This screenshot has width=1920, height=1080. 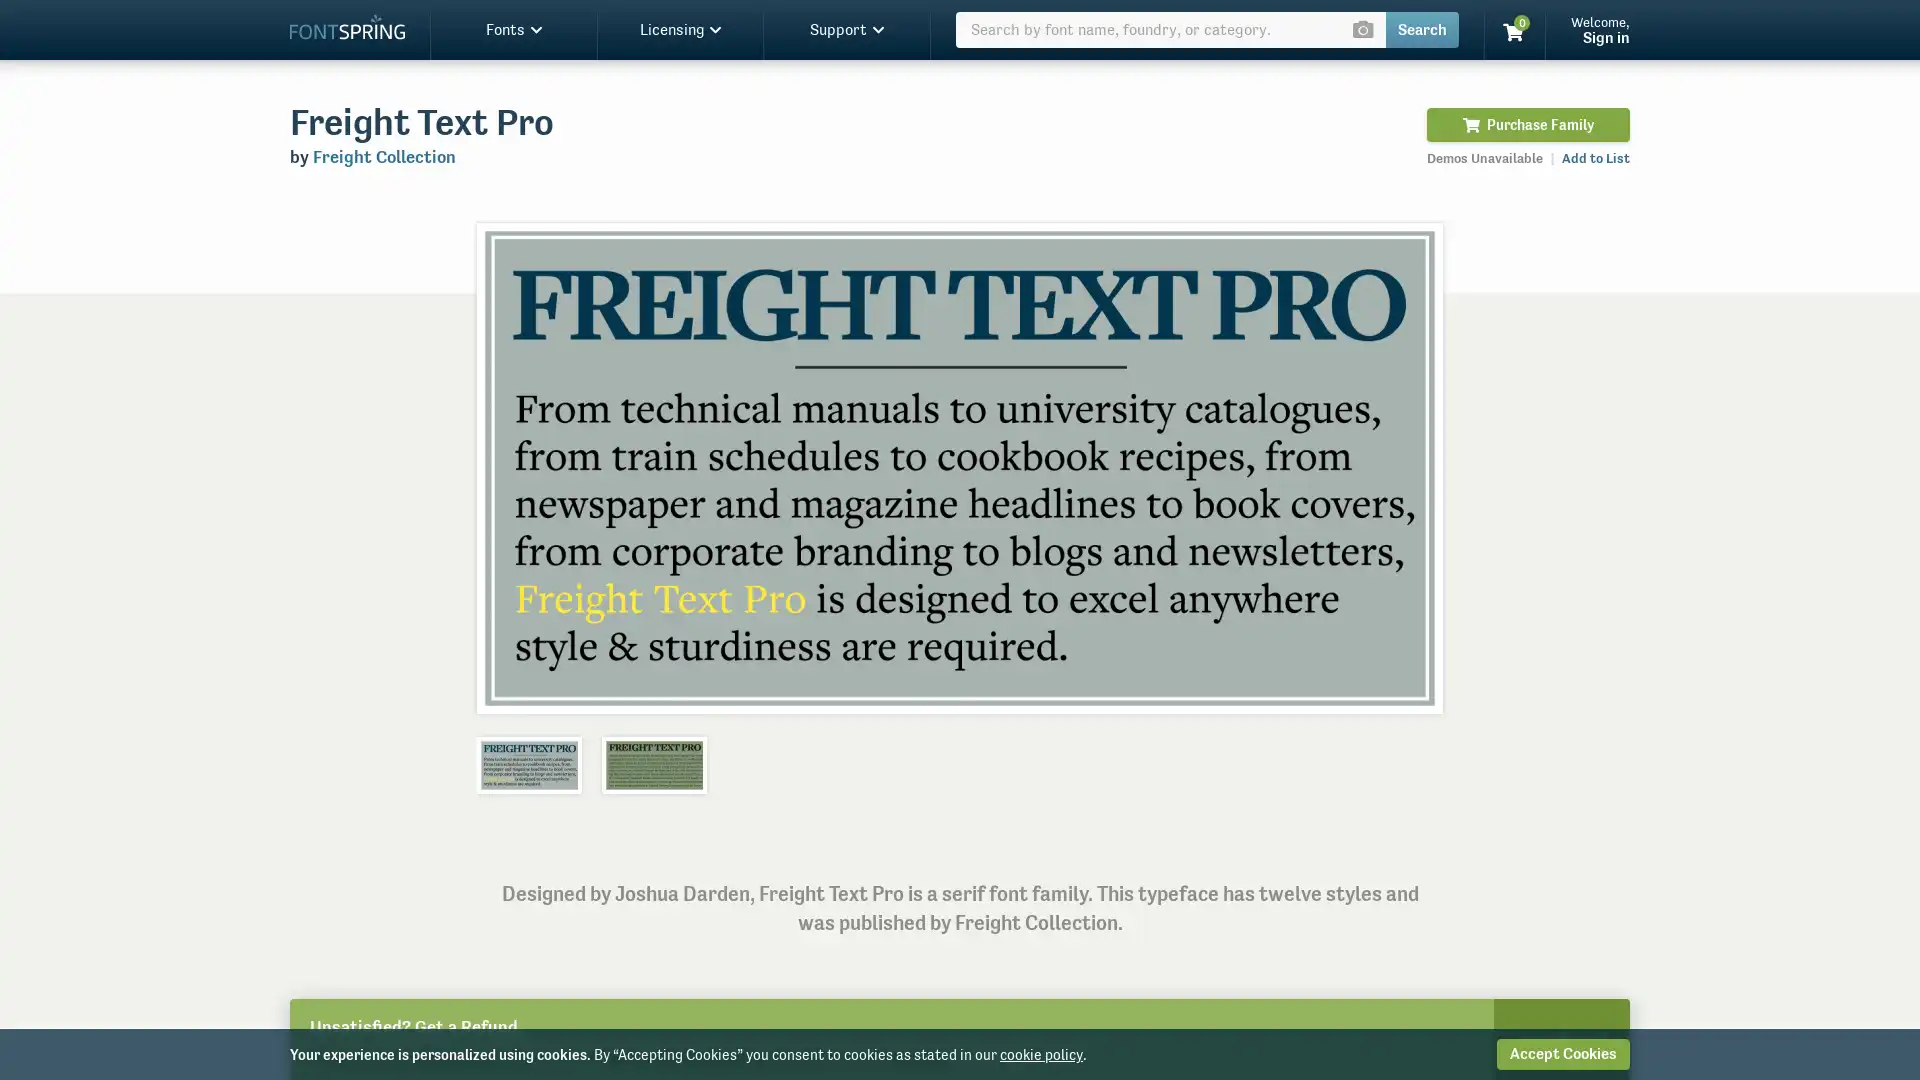 What do you see at coordinates (1527, 124) in the screenshot?
I see `Purchase Family` at bounding box center [1527, 124].